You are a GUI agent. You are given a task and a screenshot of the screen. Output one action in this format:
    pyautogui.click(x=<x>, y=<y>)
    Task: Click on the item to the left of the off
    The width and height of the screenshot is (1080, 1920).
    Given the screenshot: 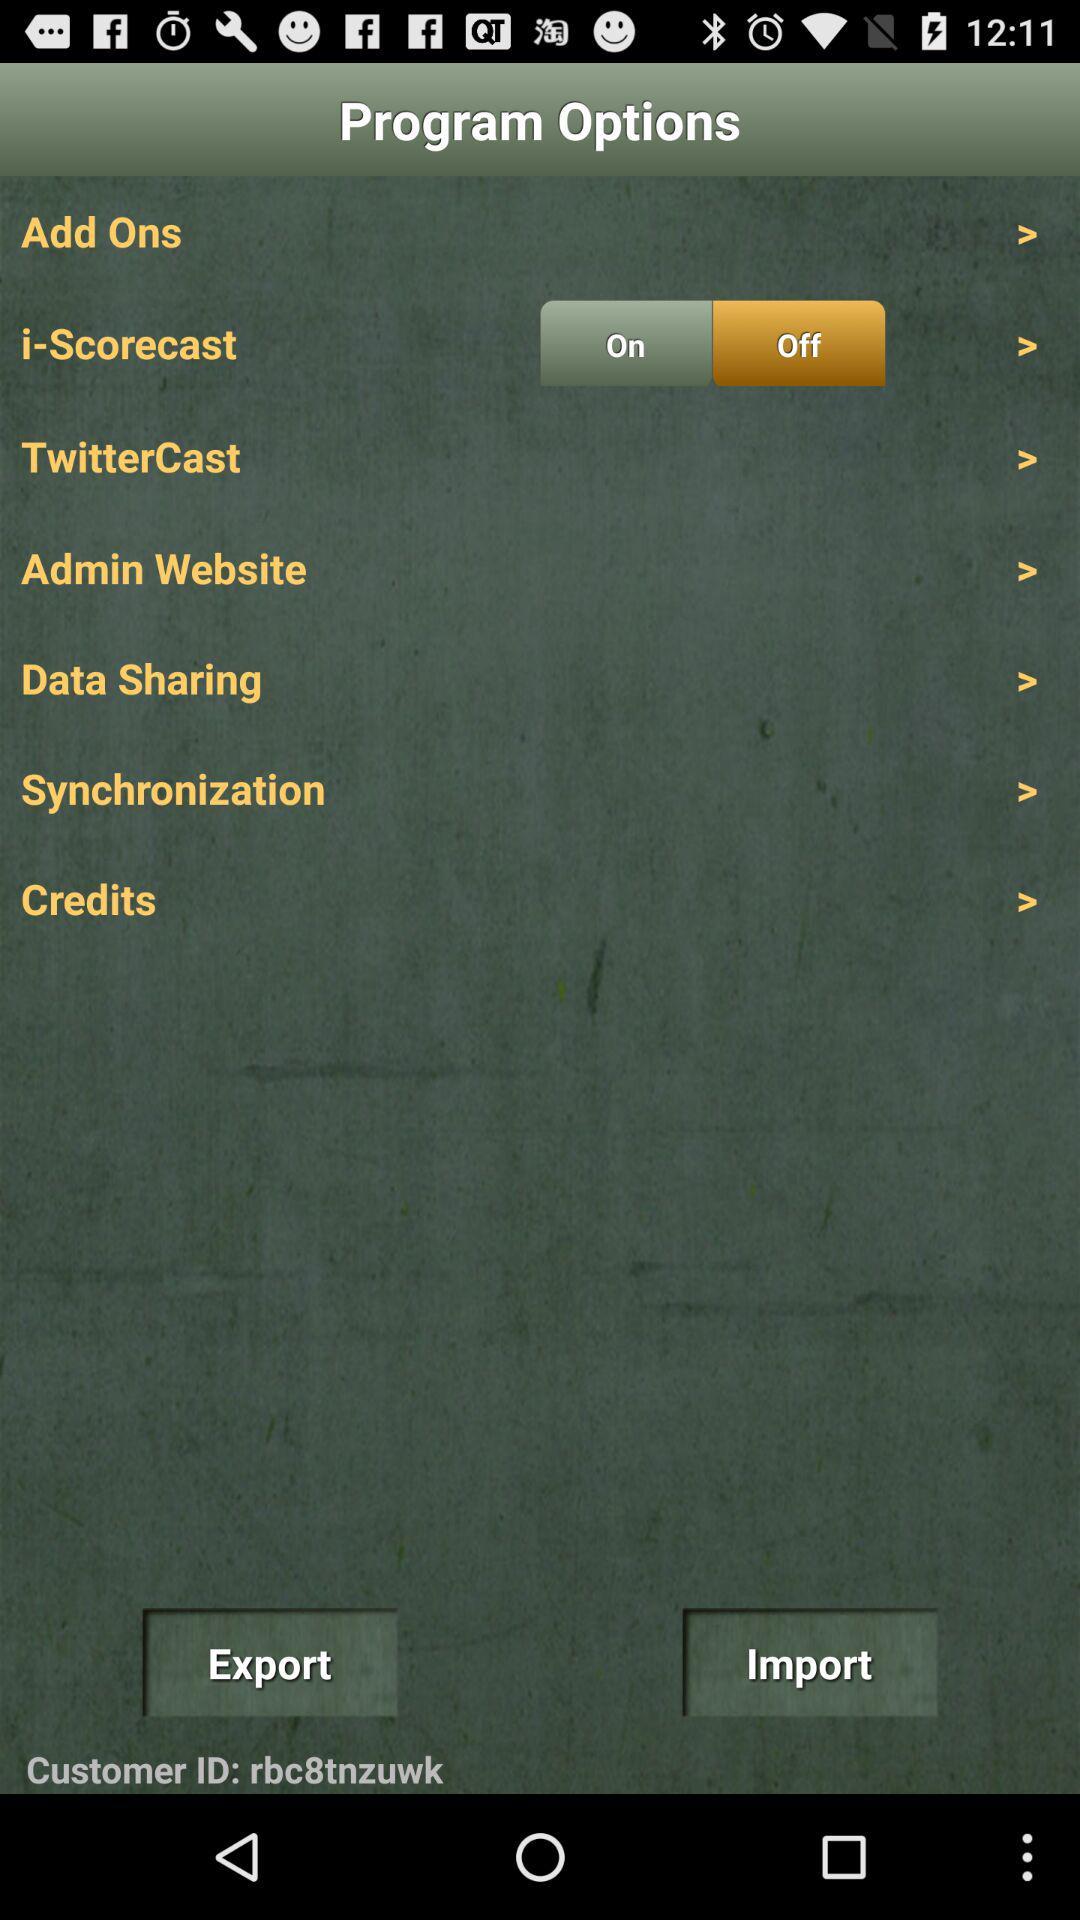 What is the action you would take?
    pyautogui.click(x=625, y=343)
    